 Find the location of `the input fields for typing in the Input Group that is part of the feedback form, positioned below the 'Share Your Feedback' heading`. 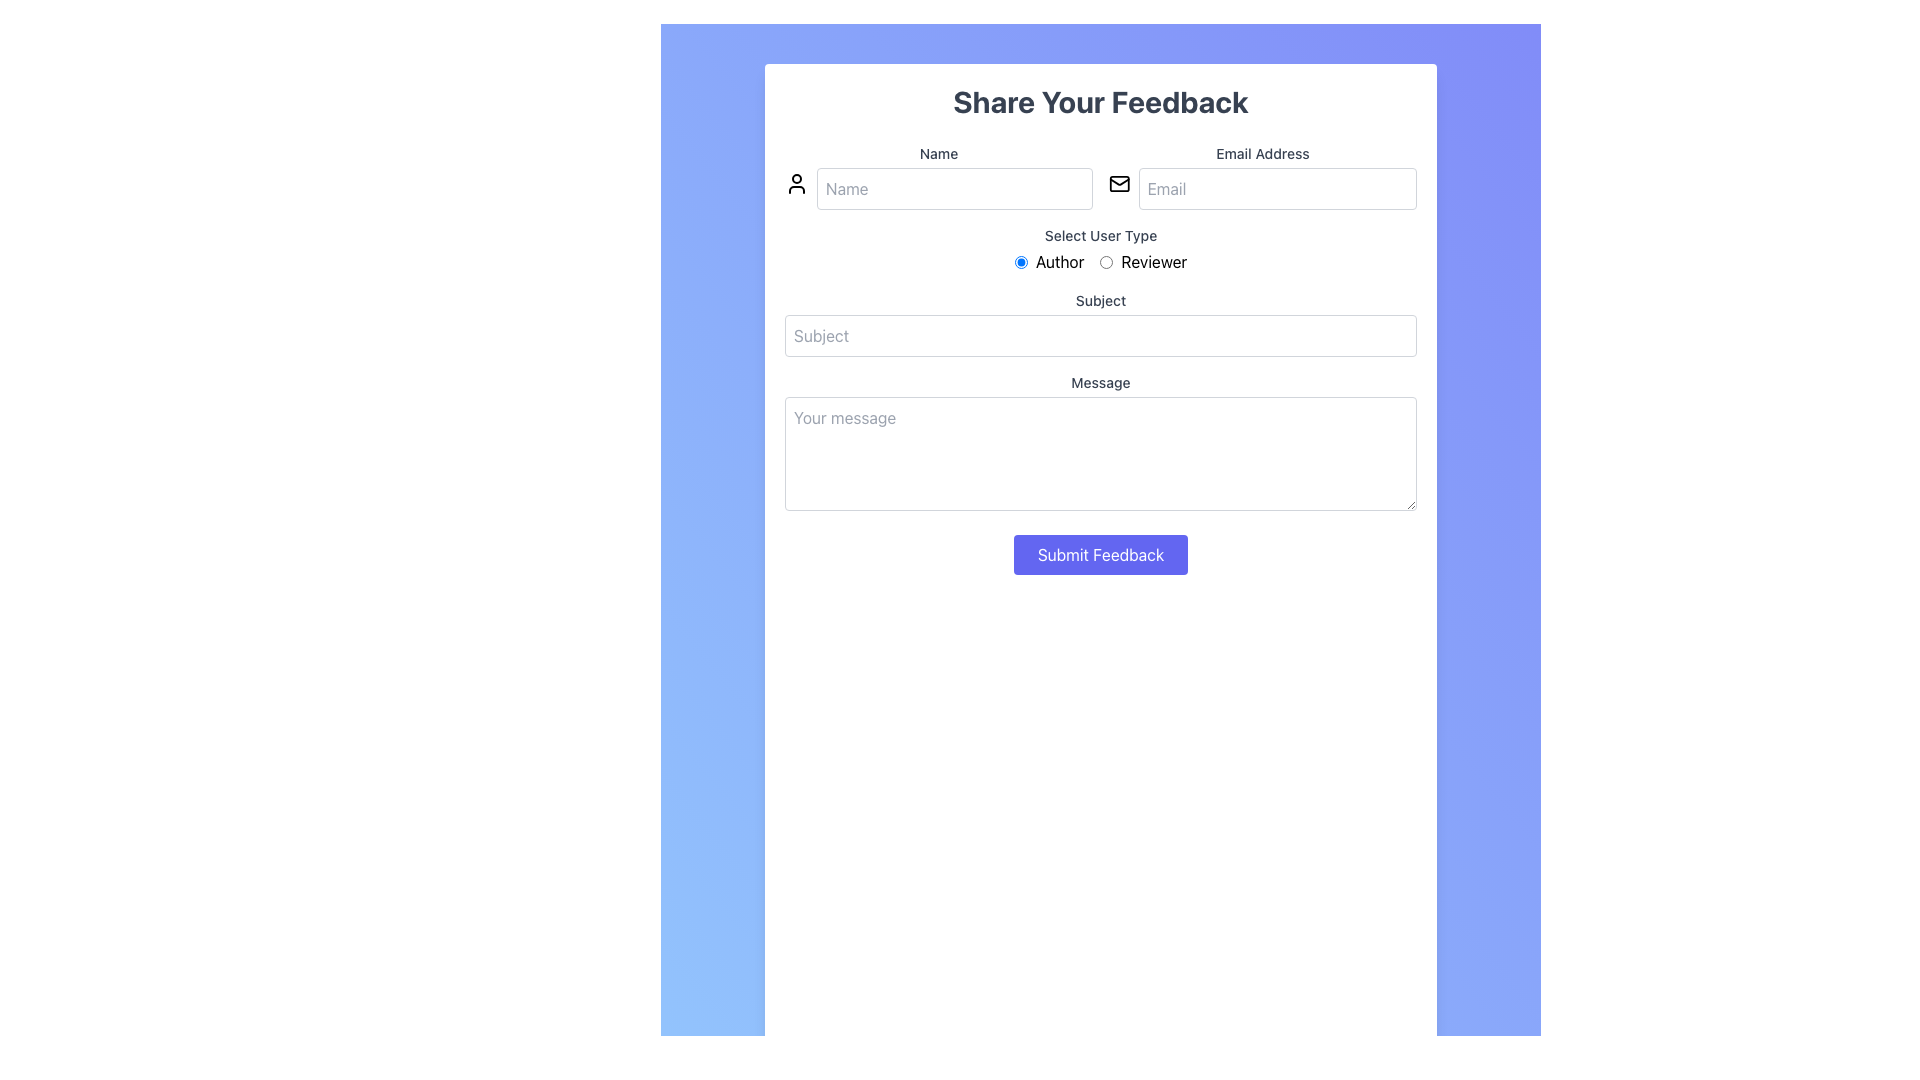

the input fields for typing in the Input Group that is part of the feedback form, positioned below the 'Share Your Feedback' heading is located at coordinates (1099, 176).